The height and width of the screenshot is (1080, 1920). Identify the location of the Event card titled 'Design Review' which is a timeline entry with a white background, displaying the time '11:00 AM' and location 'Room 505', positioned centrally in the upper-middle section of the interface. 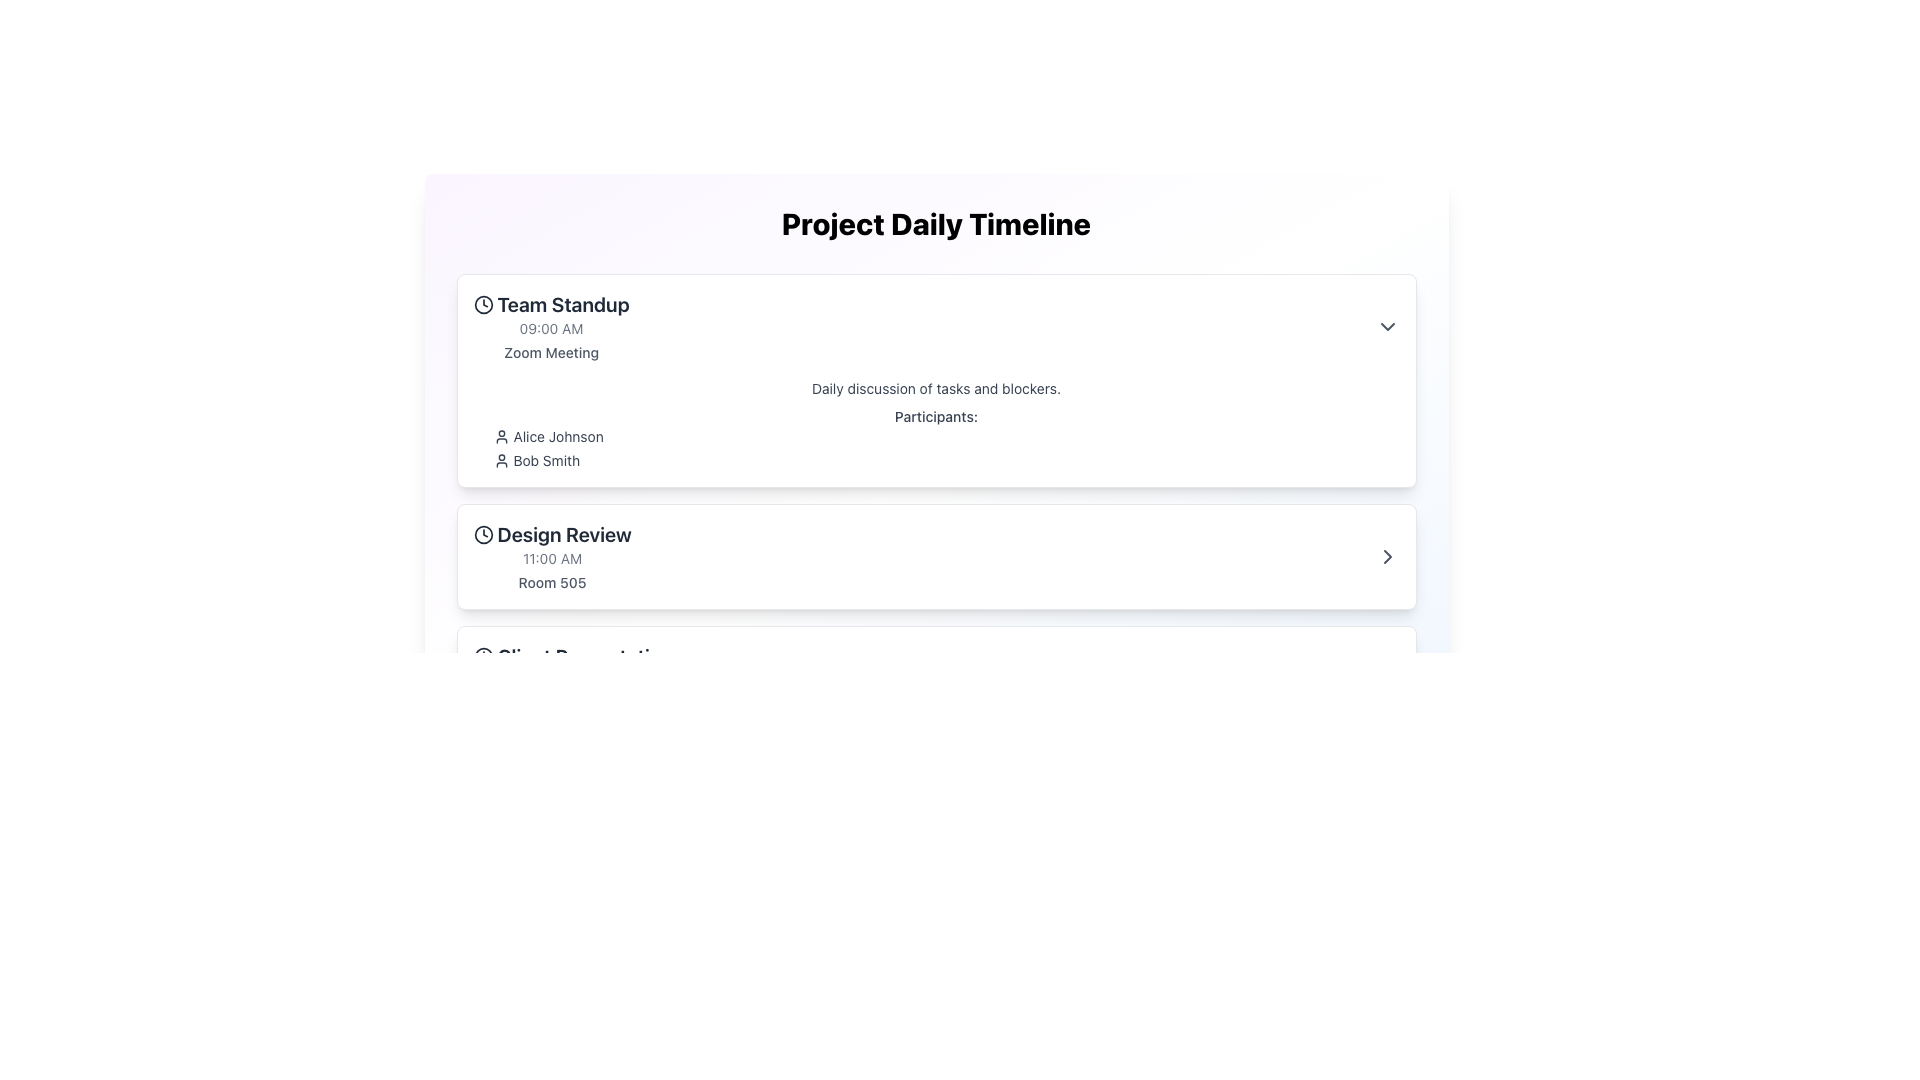
(935, 556).